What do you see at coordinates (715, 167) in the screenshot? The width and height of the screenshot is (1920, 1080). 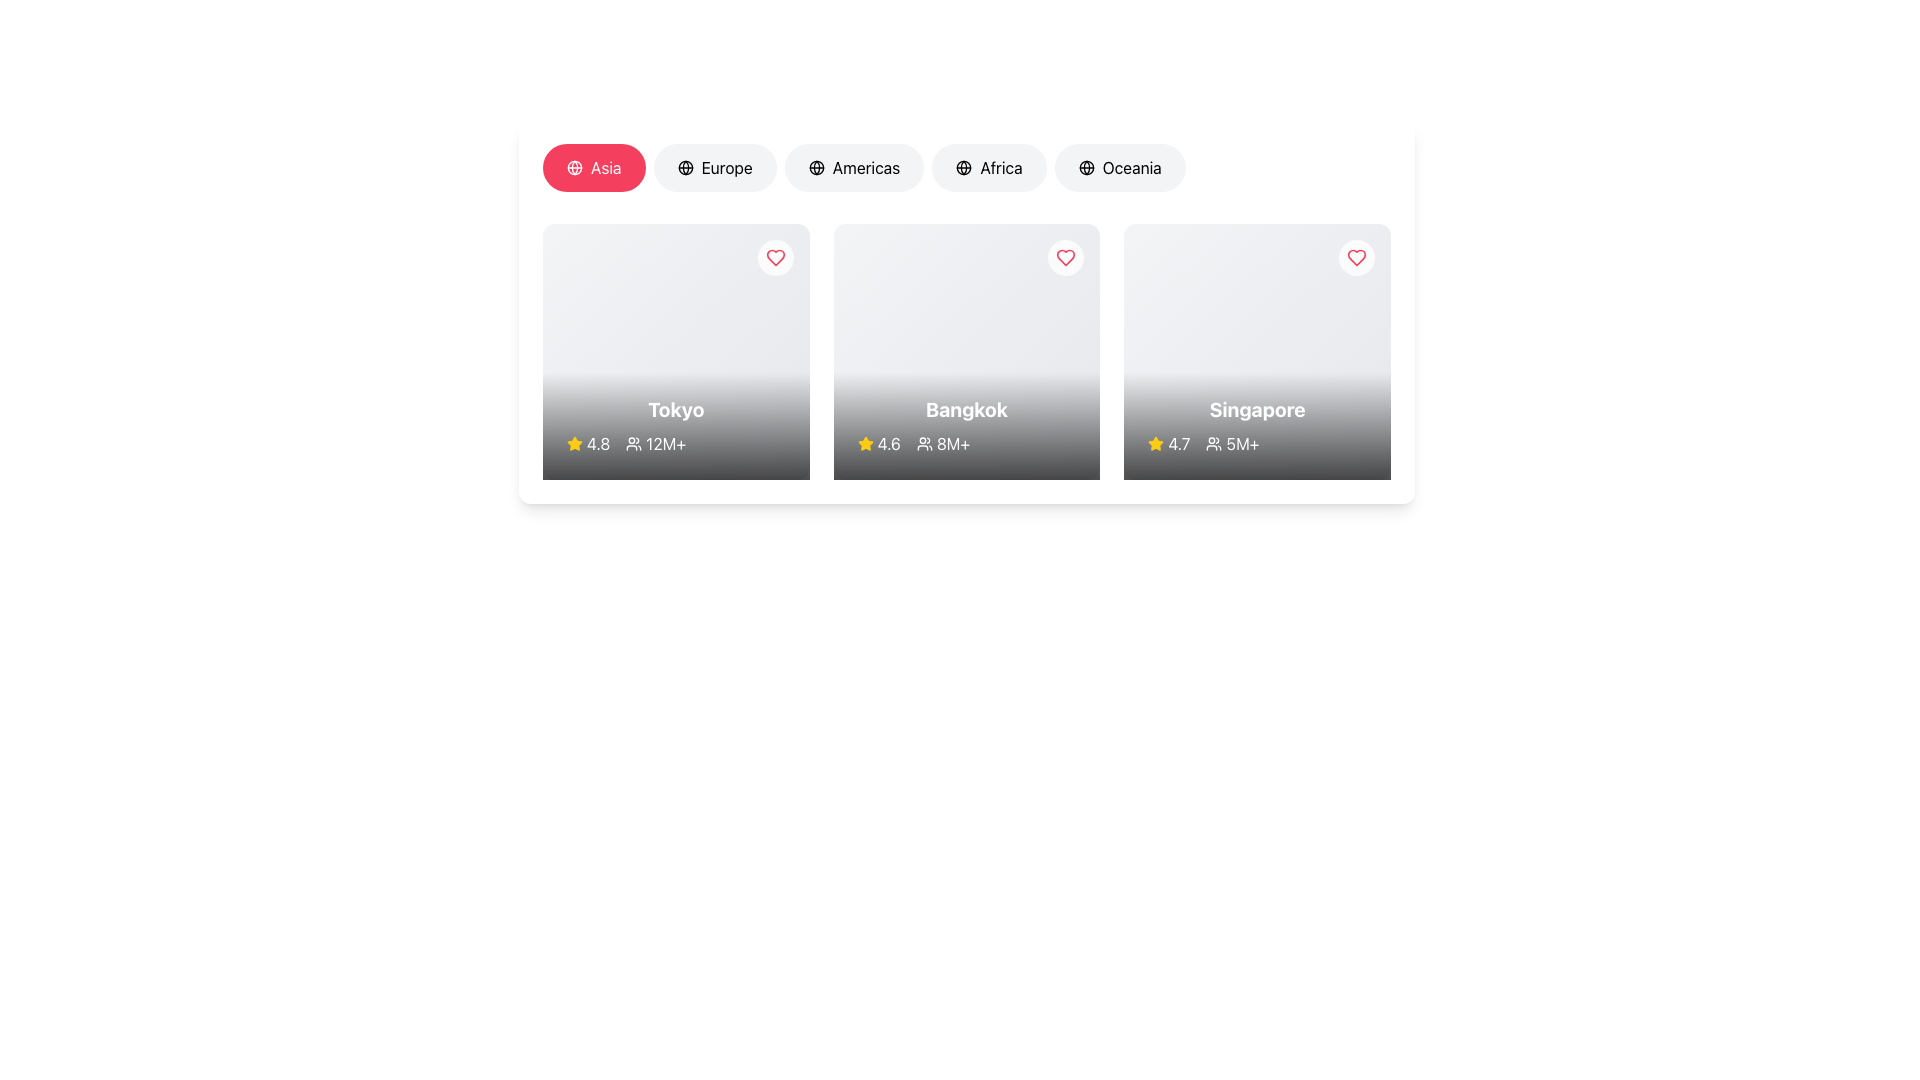 I see `the rounded rectangular button with a white background and gray border labeled 'Europe'` at bounding box center [715, 167].